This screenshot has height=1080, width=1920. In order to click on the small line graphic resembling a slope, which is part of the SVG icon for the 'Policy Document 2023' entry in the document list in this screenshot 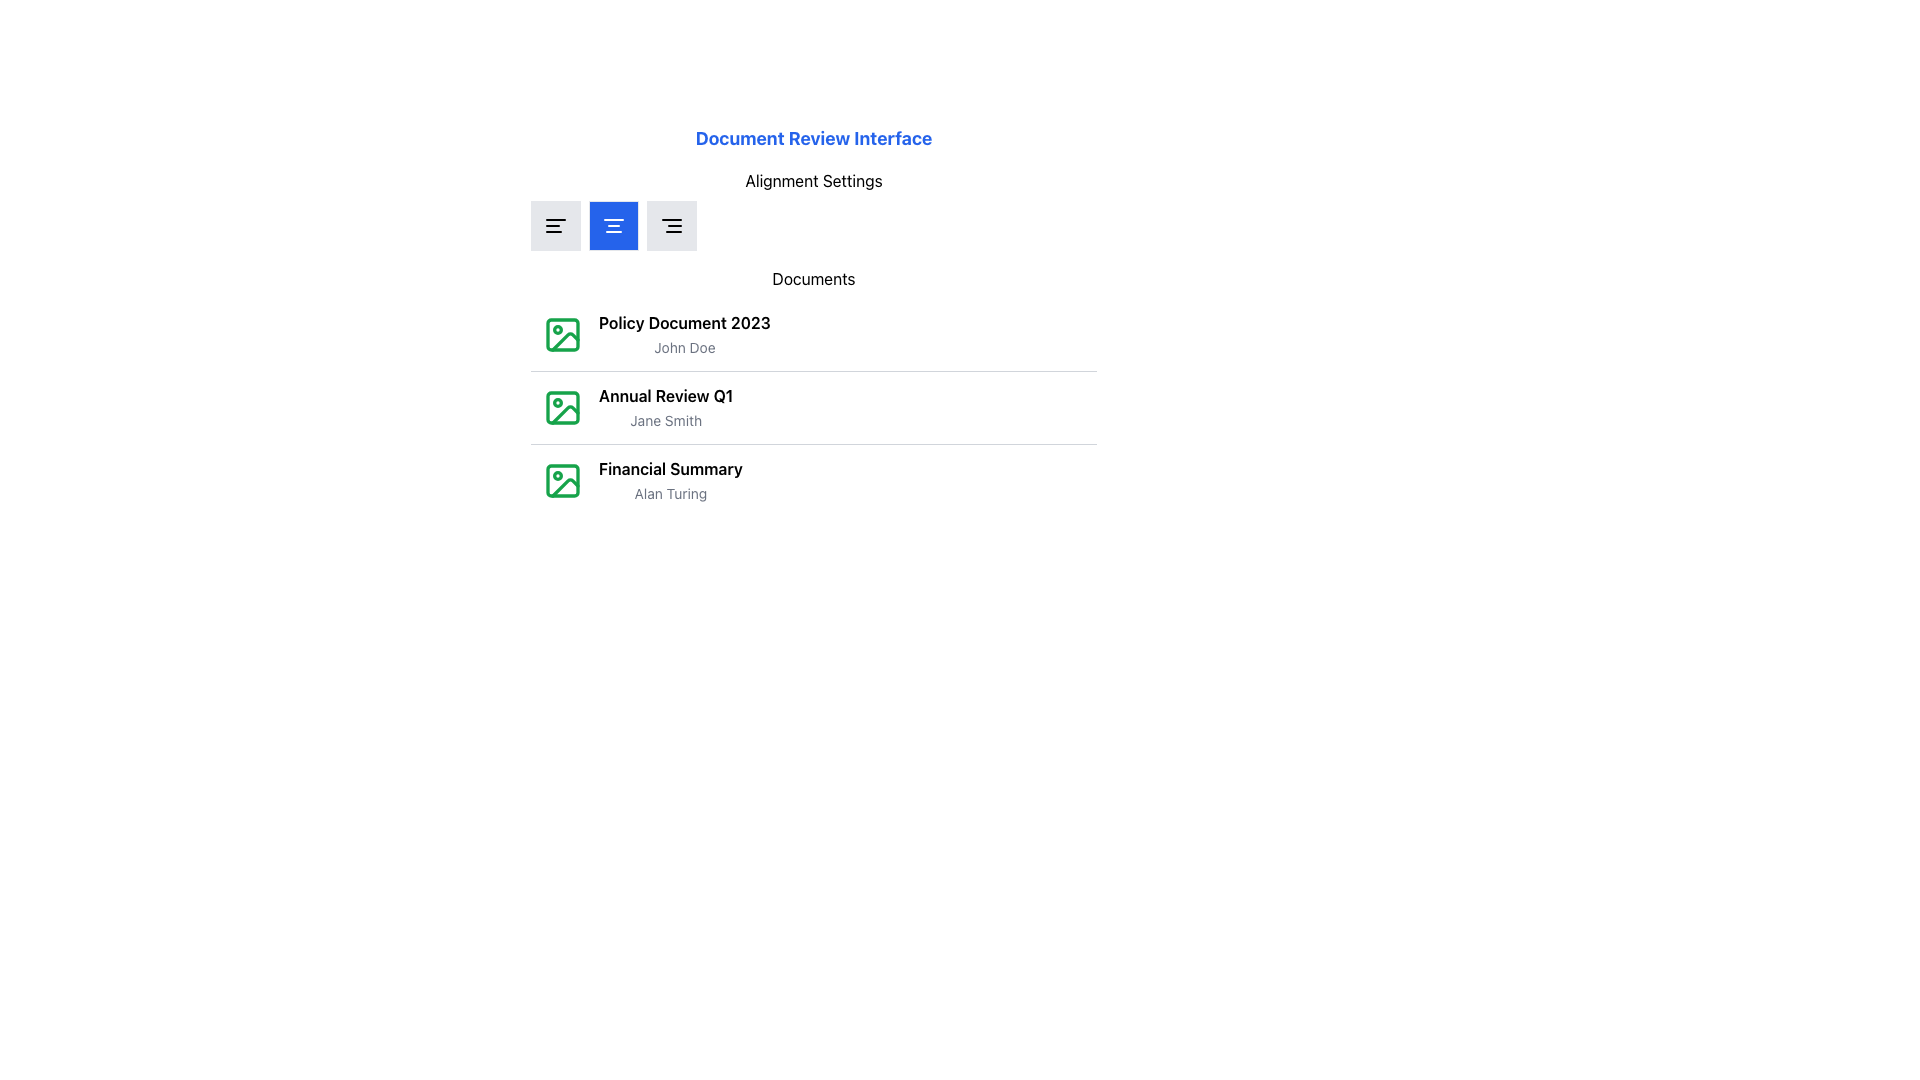, I will do `click(564, 340)`.